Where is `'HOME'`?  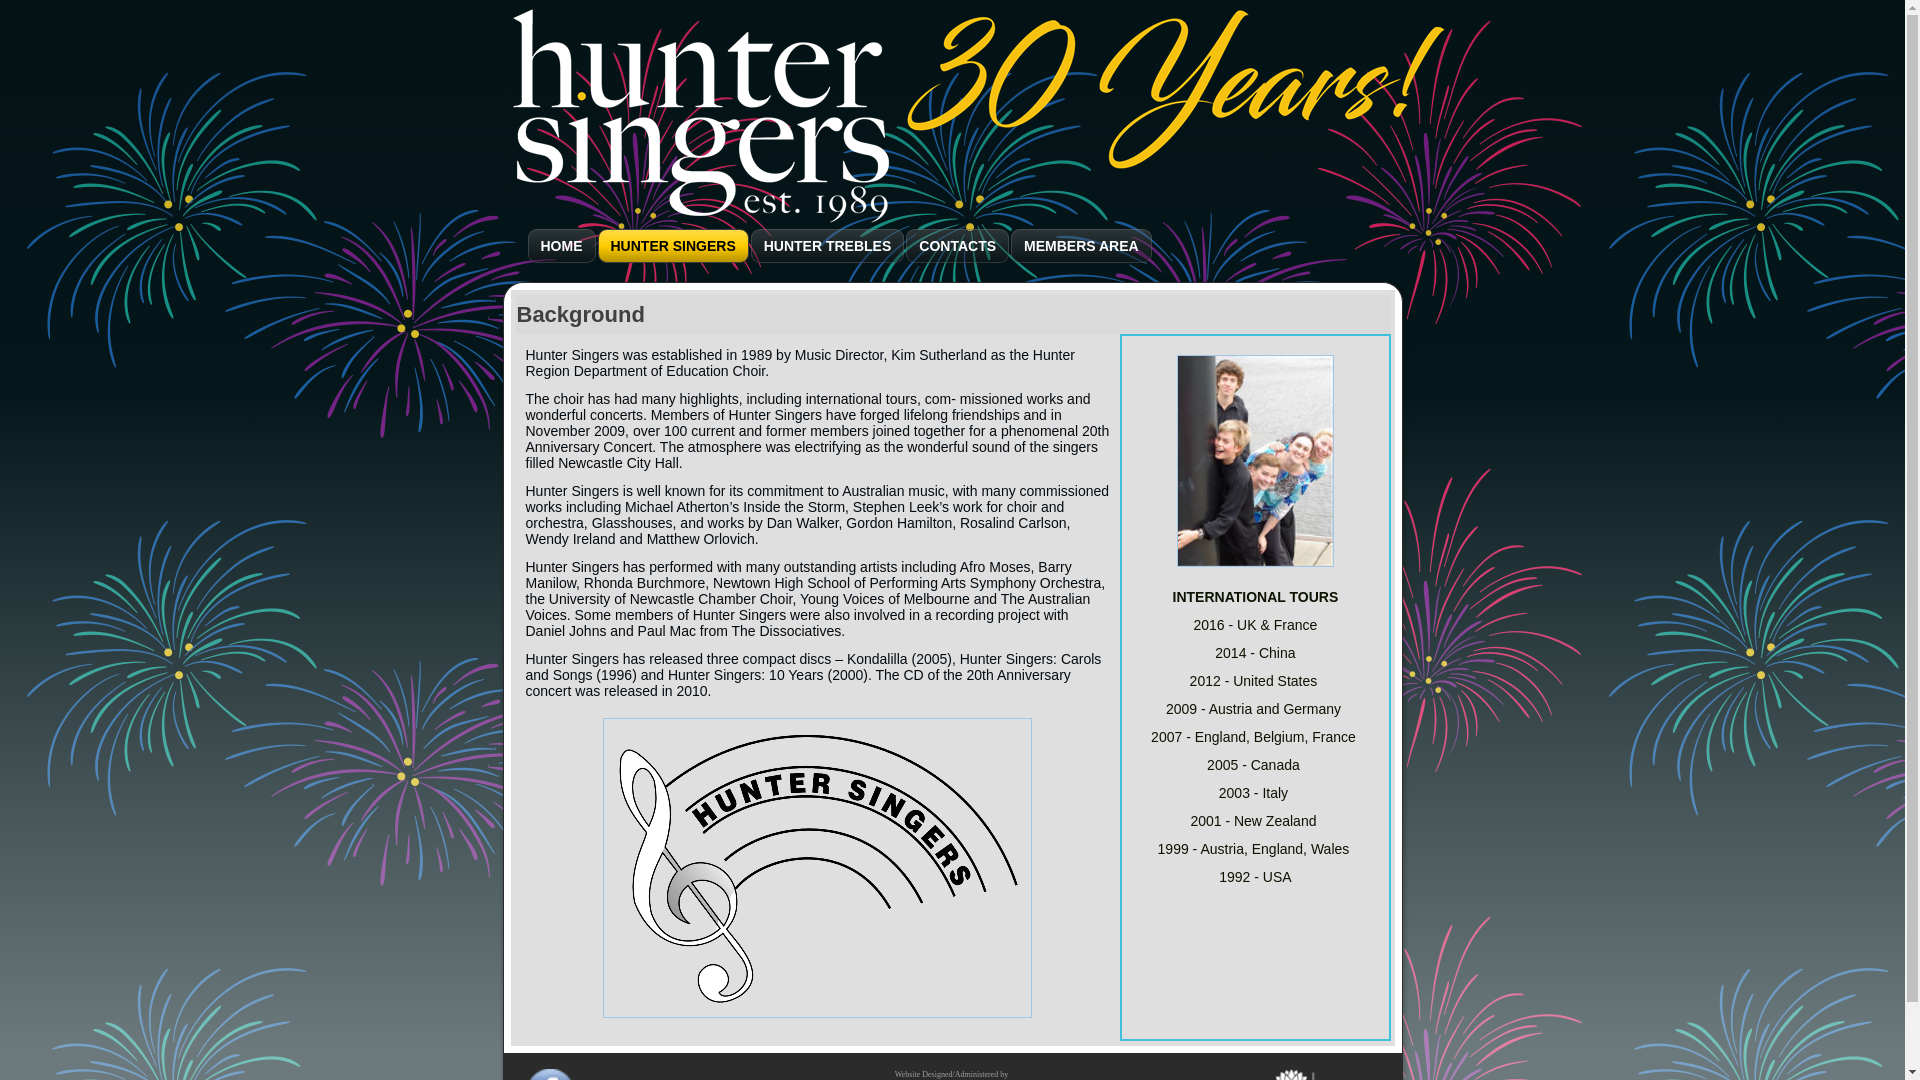 'HOME' is located at coordinates (560, 245).